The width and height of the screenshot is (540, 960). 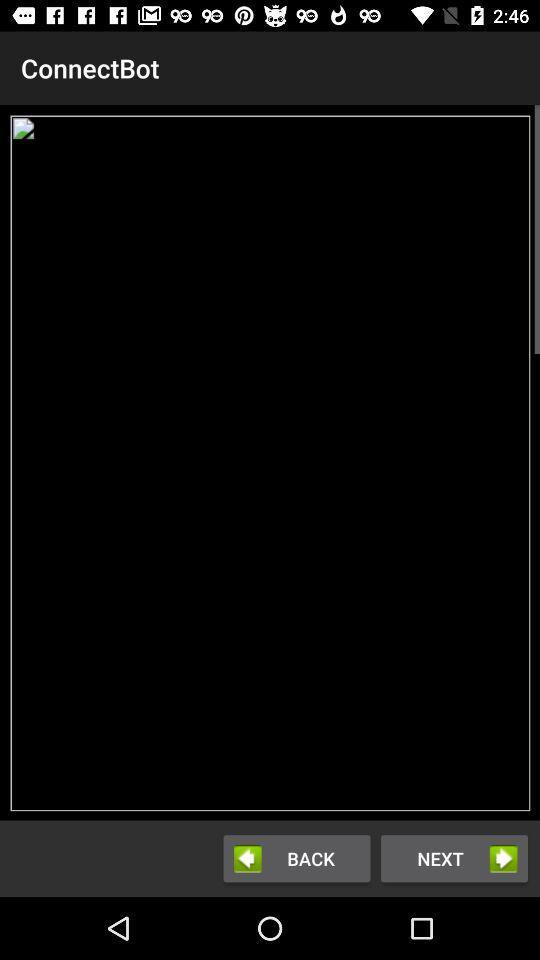 What do you see at coordinates (454, 857) in the screenshot?
I see `the next at the bottom right corner` at bounding box center [454, 857].